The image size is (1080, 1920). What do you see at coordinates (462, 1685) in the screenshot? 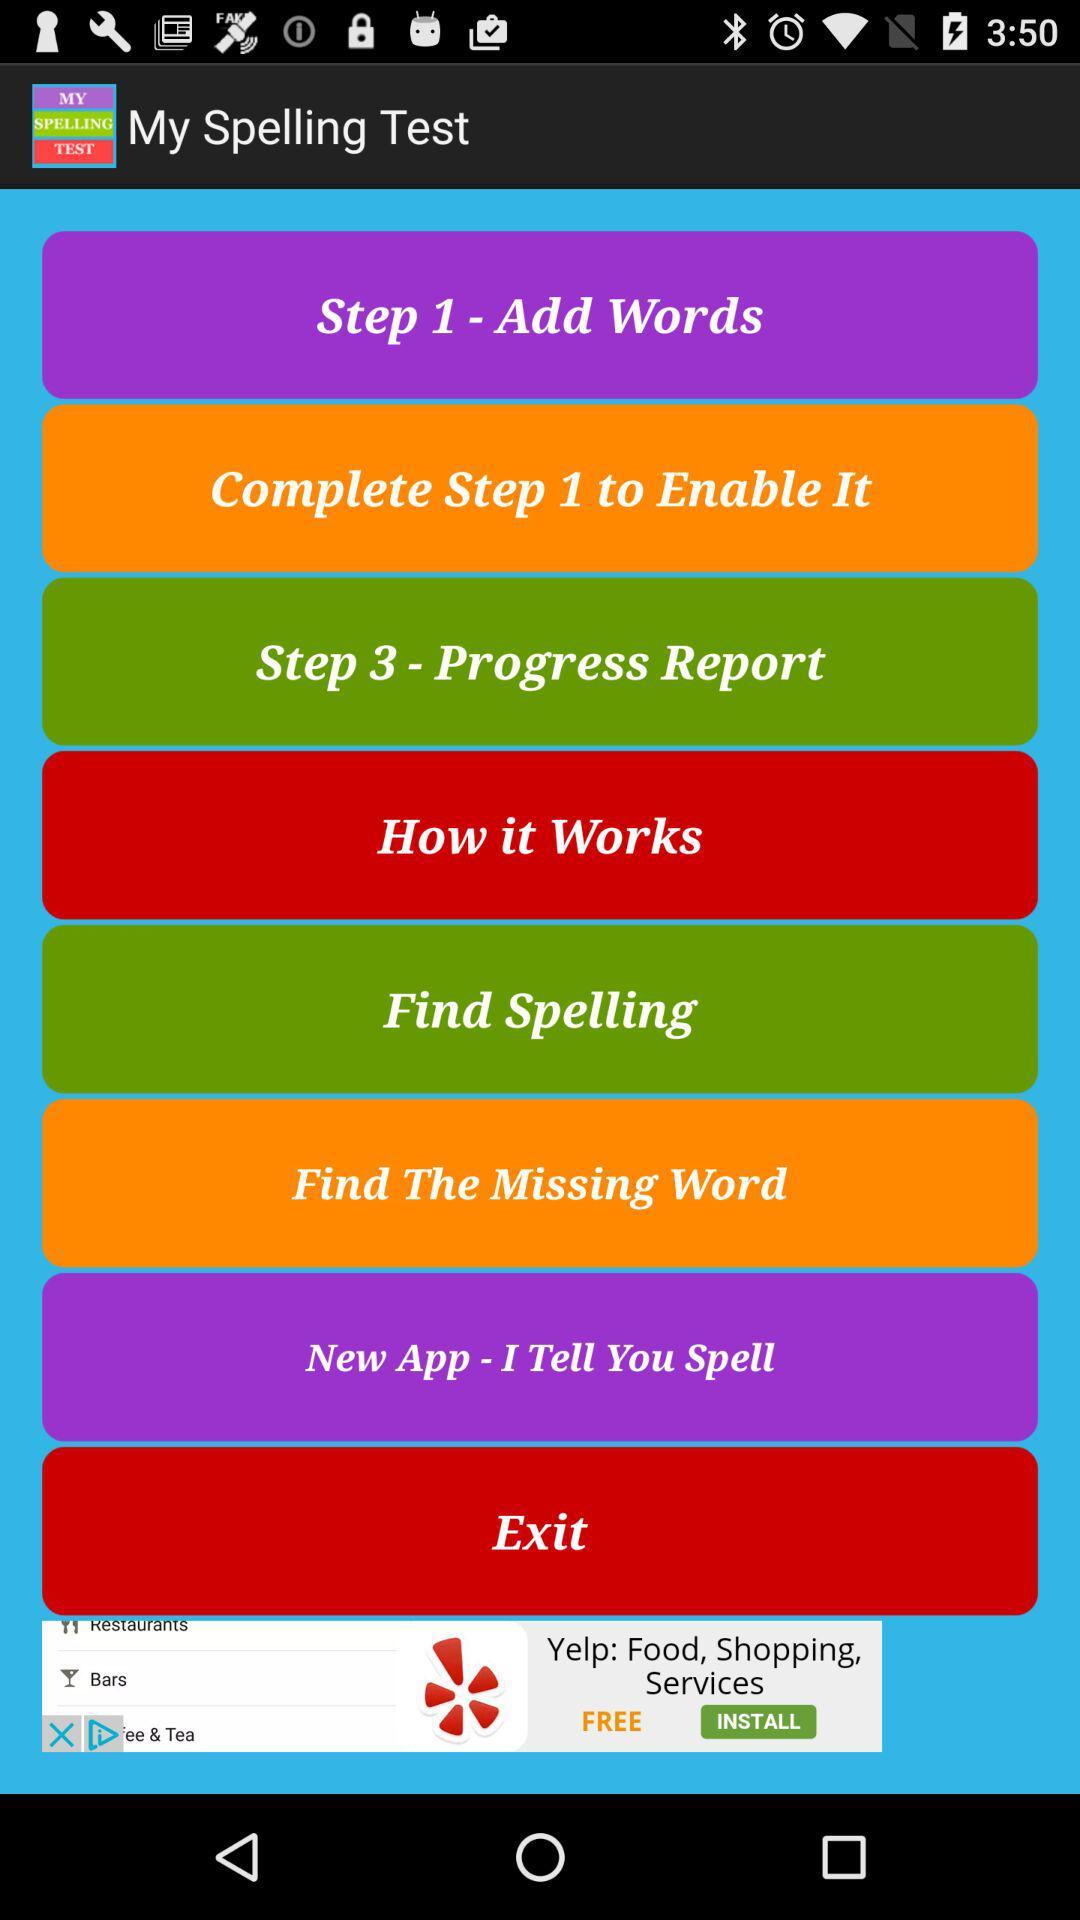
I see `advertisement` at bounding box center [462, 1685].